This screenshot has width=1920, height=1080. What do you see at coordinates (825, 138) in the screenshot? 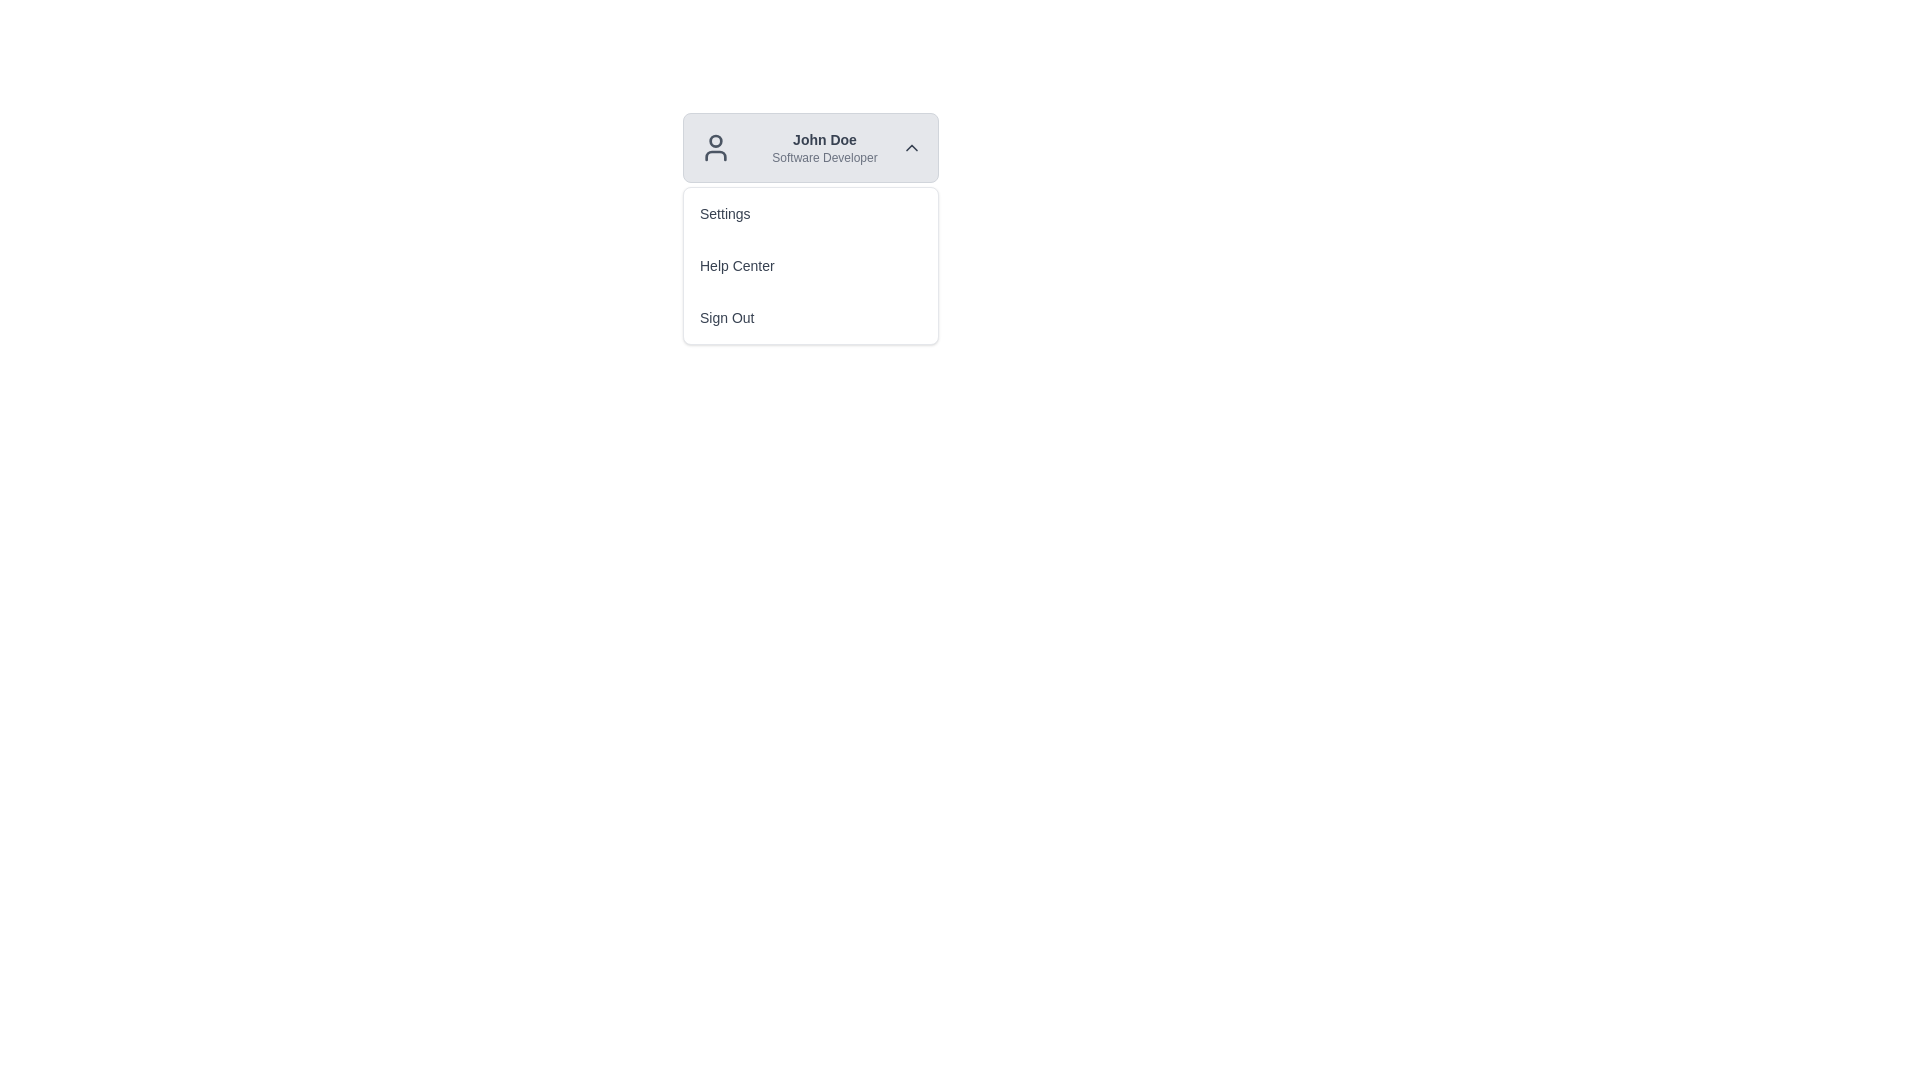
I see `text 'John Doe' displayed in a bold font above the text 'Software Developer' in the light gray background section` at bounding box center [825, 138].